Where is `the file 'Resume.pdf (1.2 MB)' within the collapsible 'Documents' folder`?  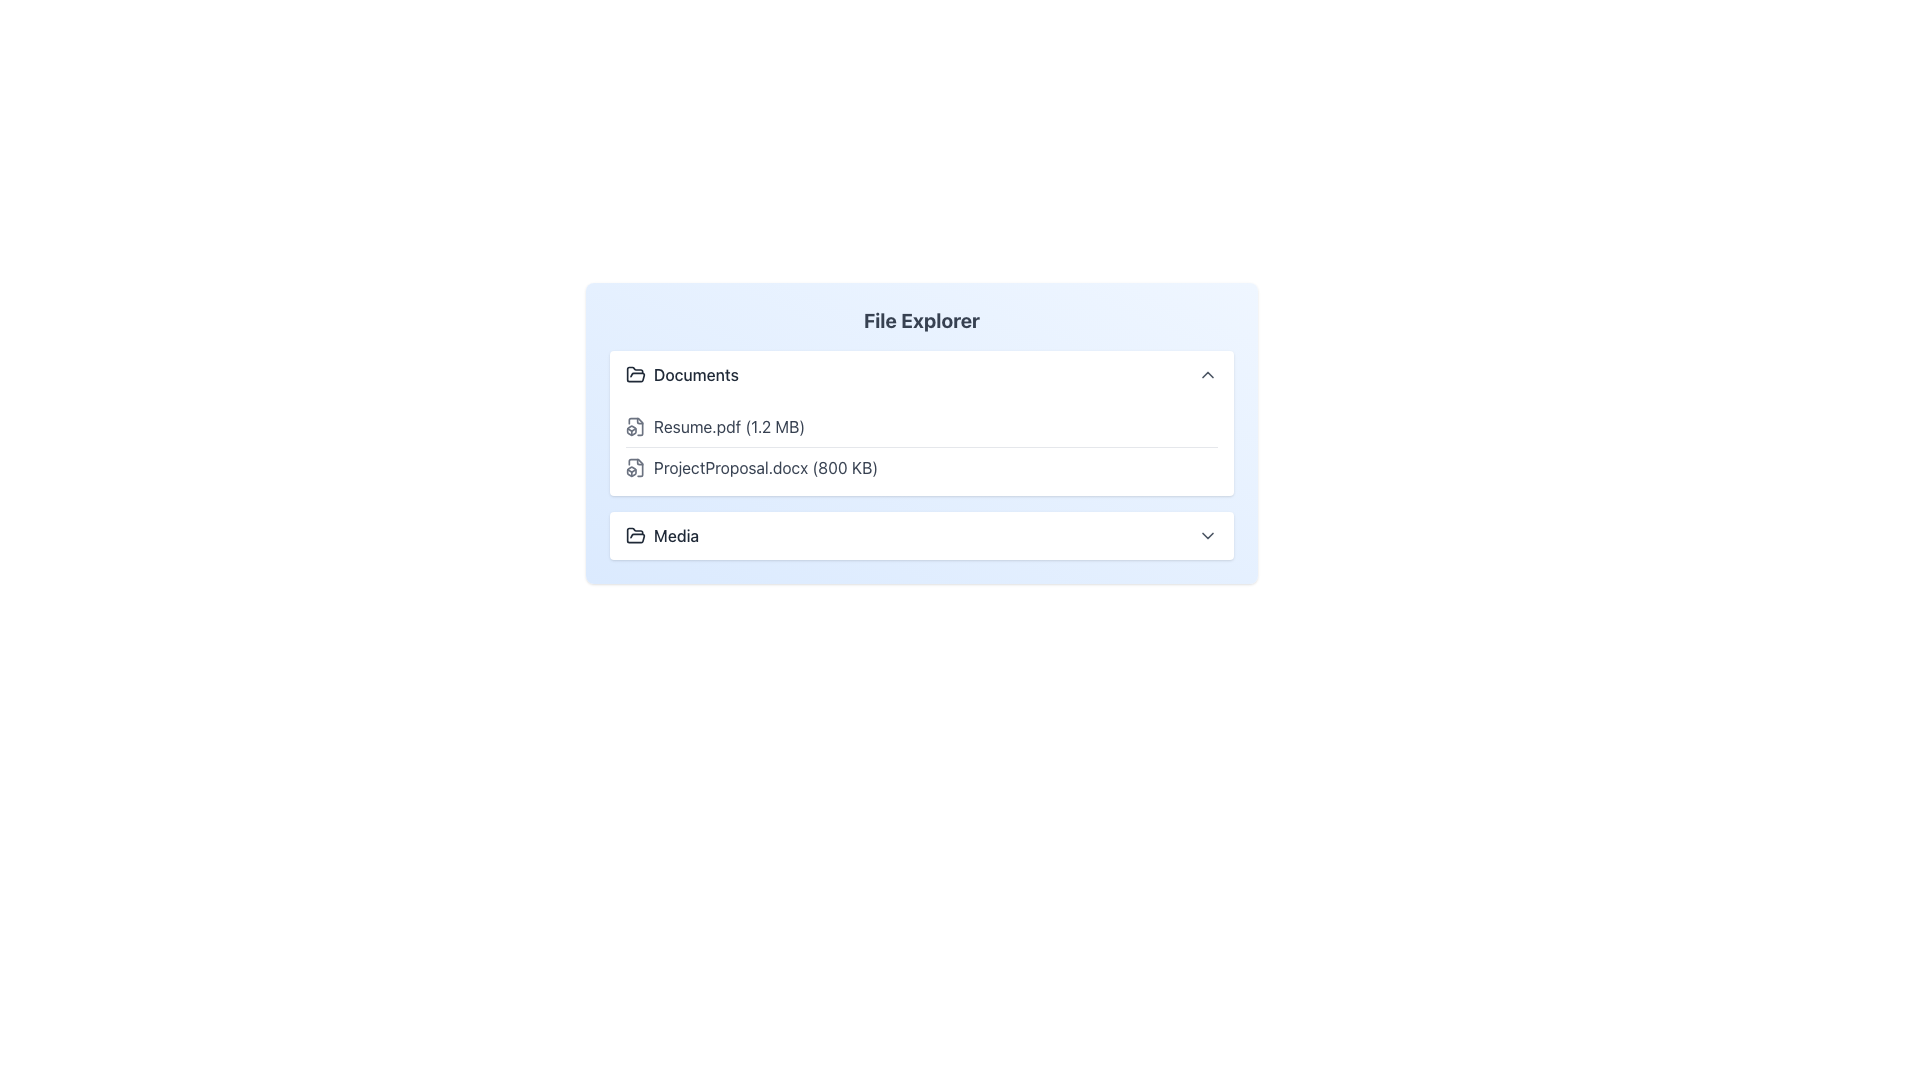 the file 'Resume.pdf (1.2 MB)' within the collapsible 'Documents' folder is located at coordinates (920, 422).